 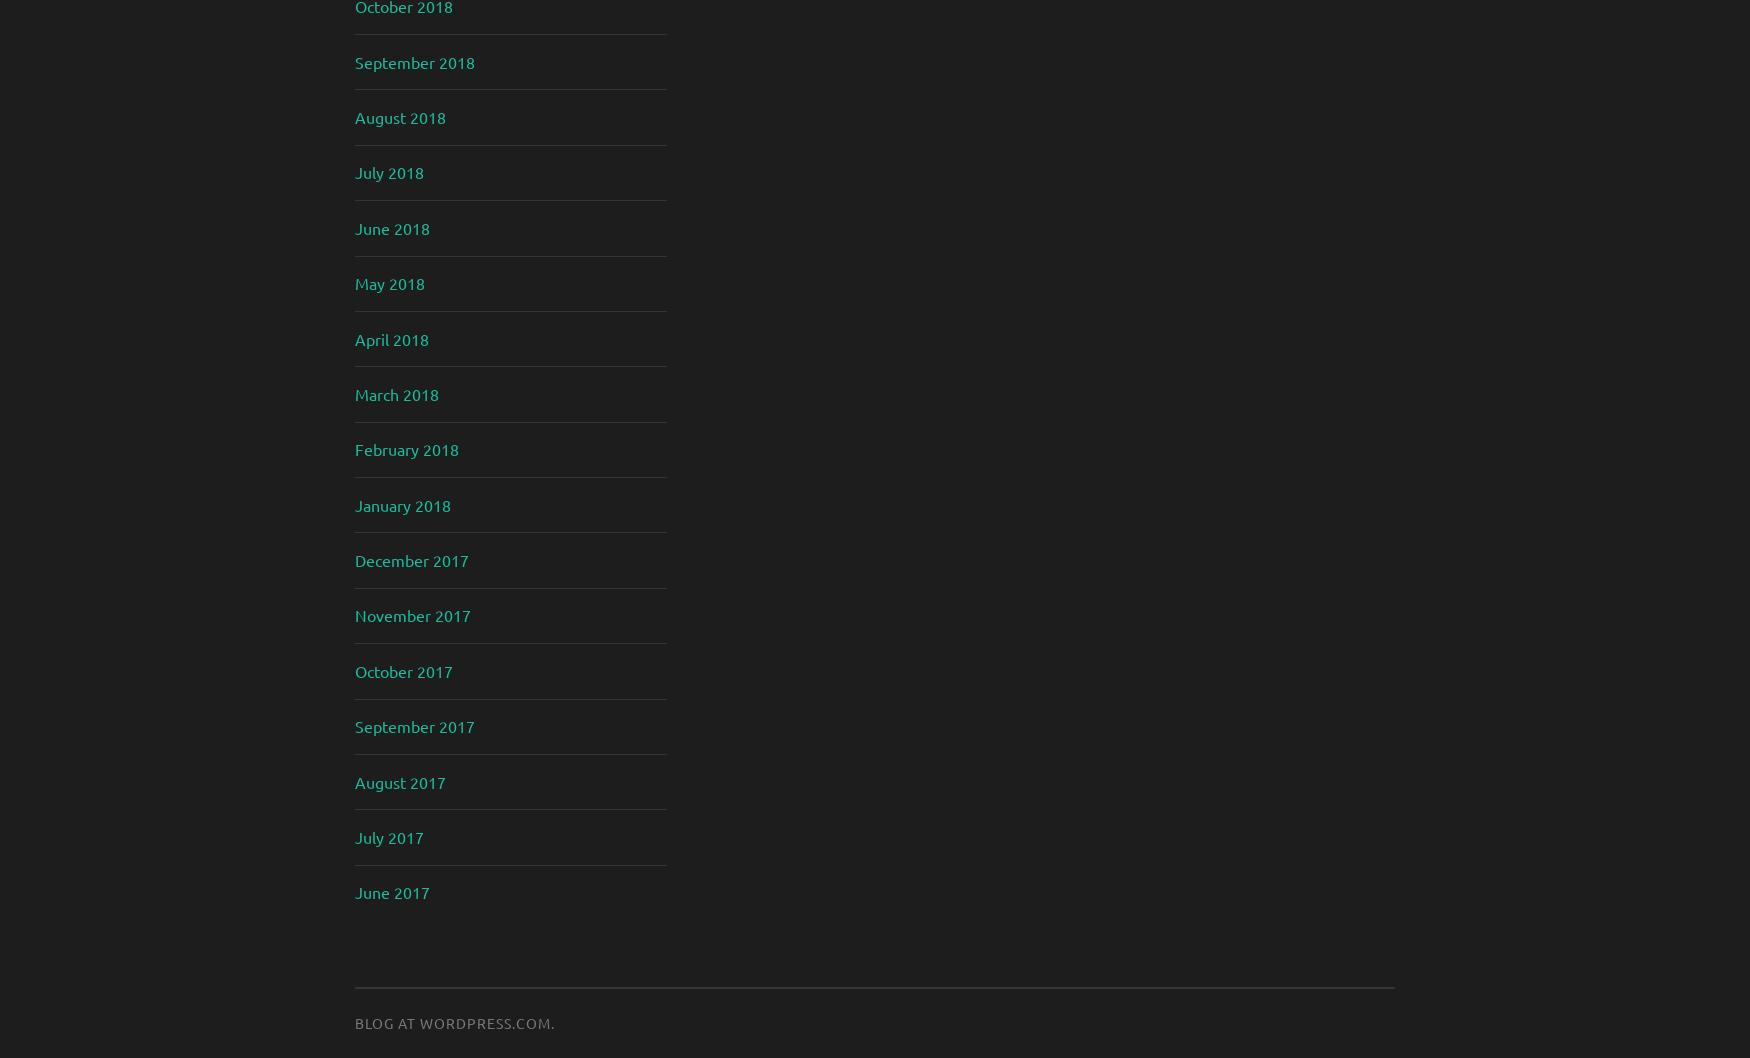 What do you see at coordinates (455, 1021) in the screenshot?
I see `'Blog at WordPress.com.'` at bounding box center [455, 1021].